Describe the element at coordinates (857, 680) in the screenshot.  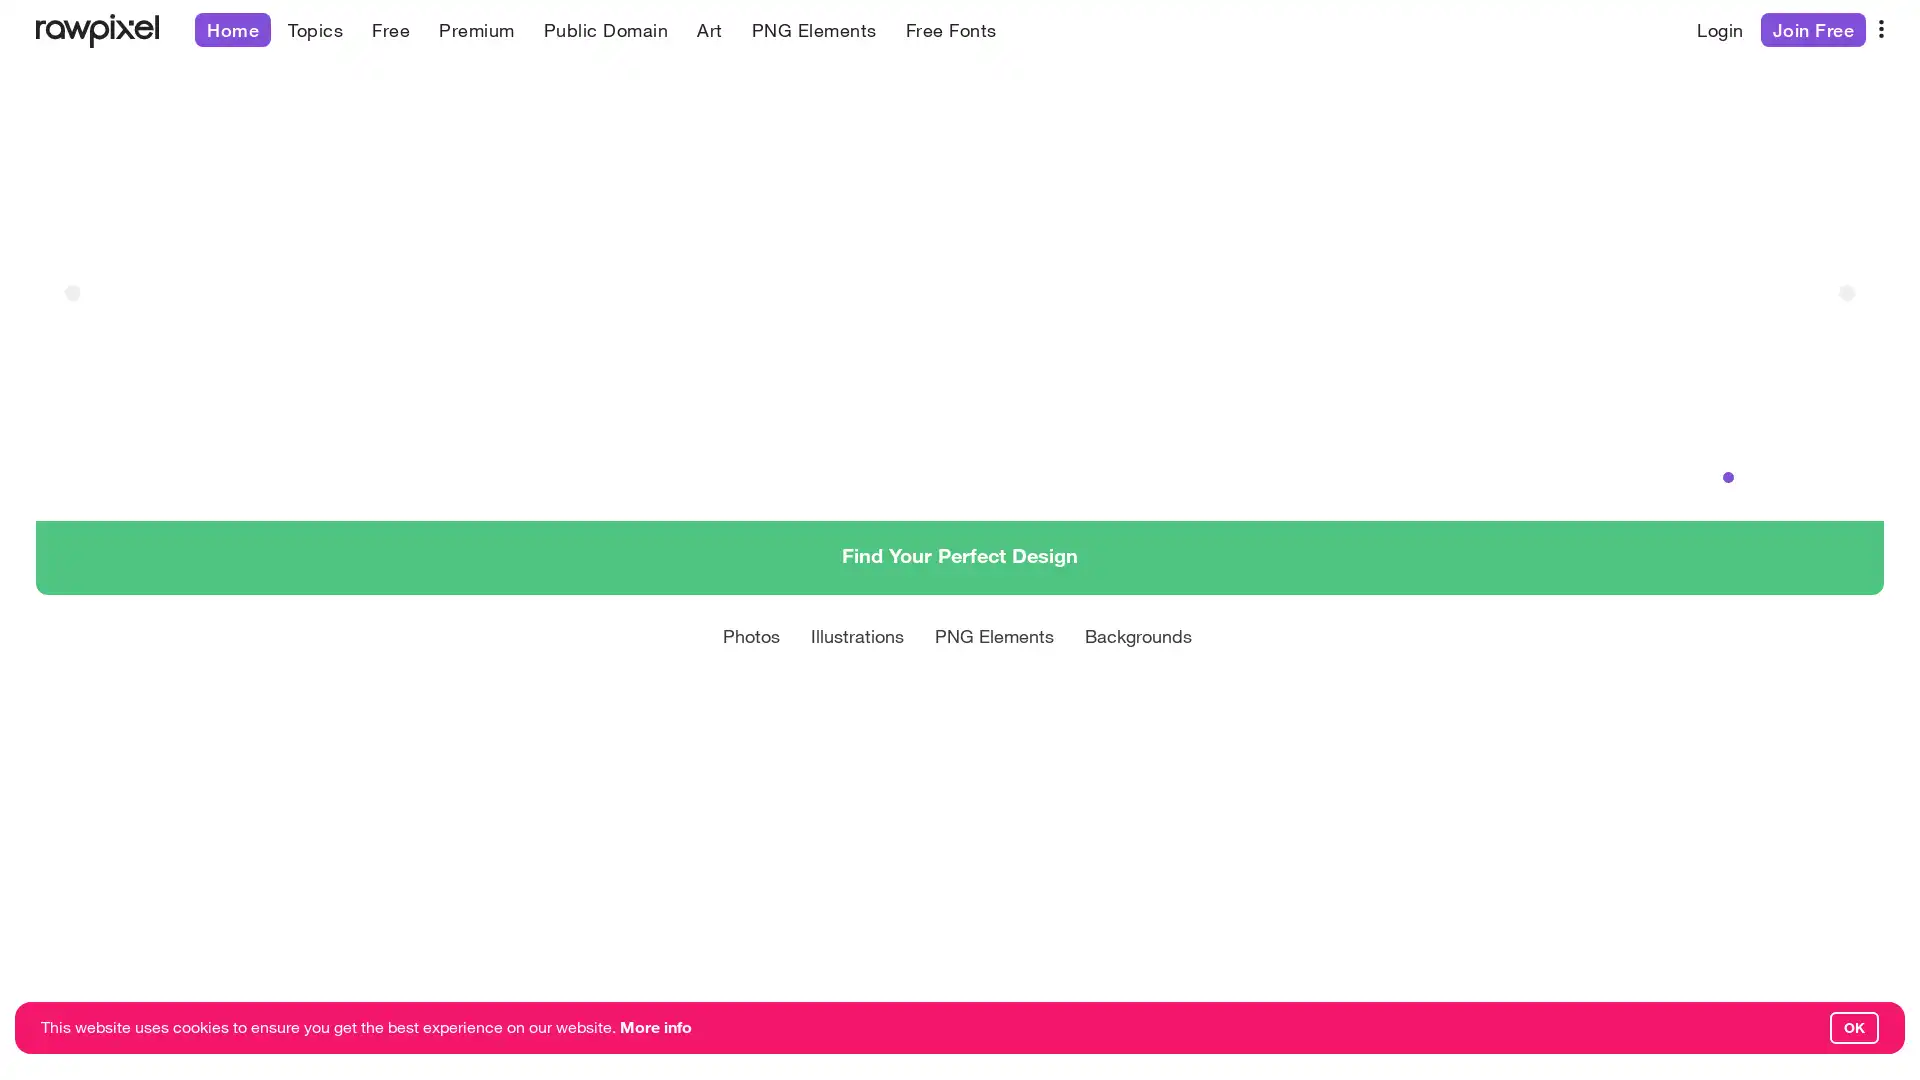
I see `Illustrations` at that location.